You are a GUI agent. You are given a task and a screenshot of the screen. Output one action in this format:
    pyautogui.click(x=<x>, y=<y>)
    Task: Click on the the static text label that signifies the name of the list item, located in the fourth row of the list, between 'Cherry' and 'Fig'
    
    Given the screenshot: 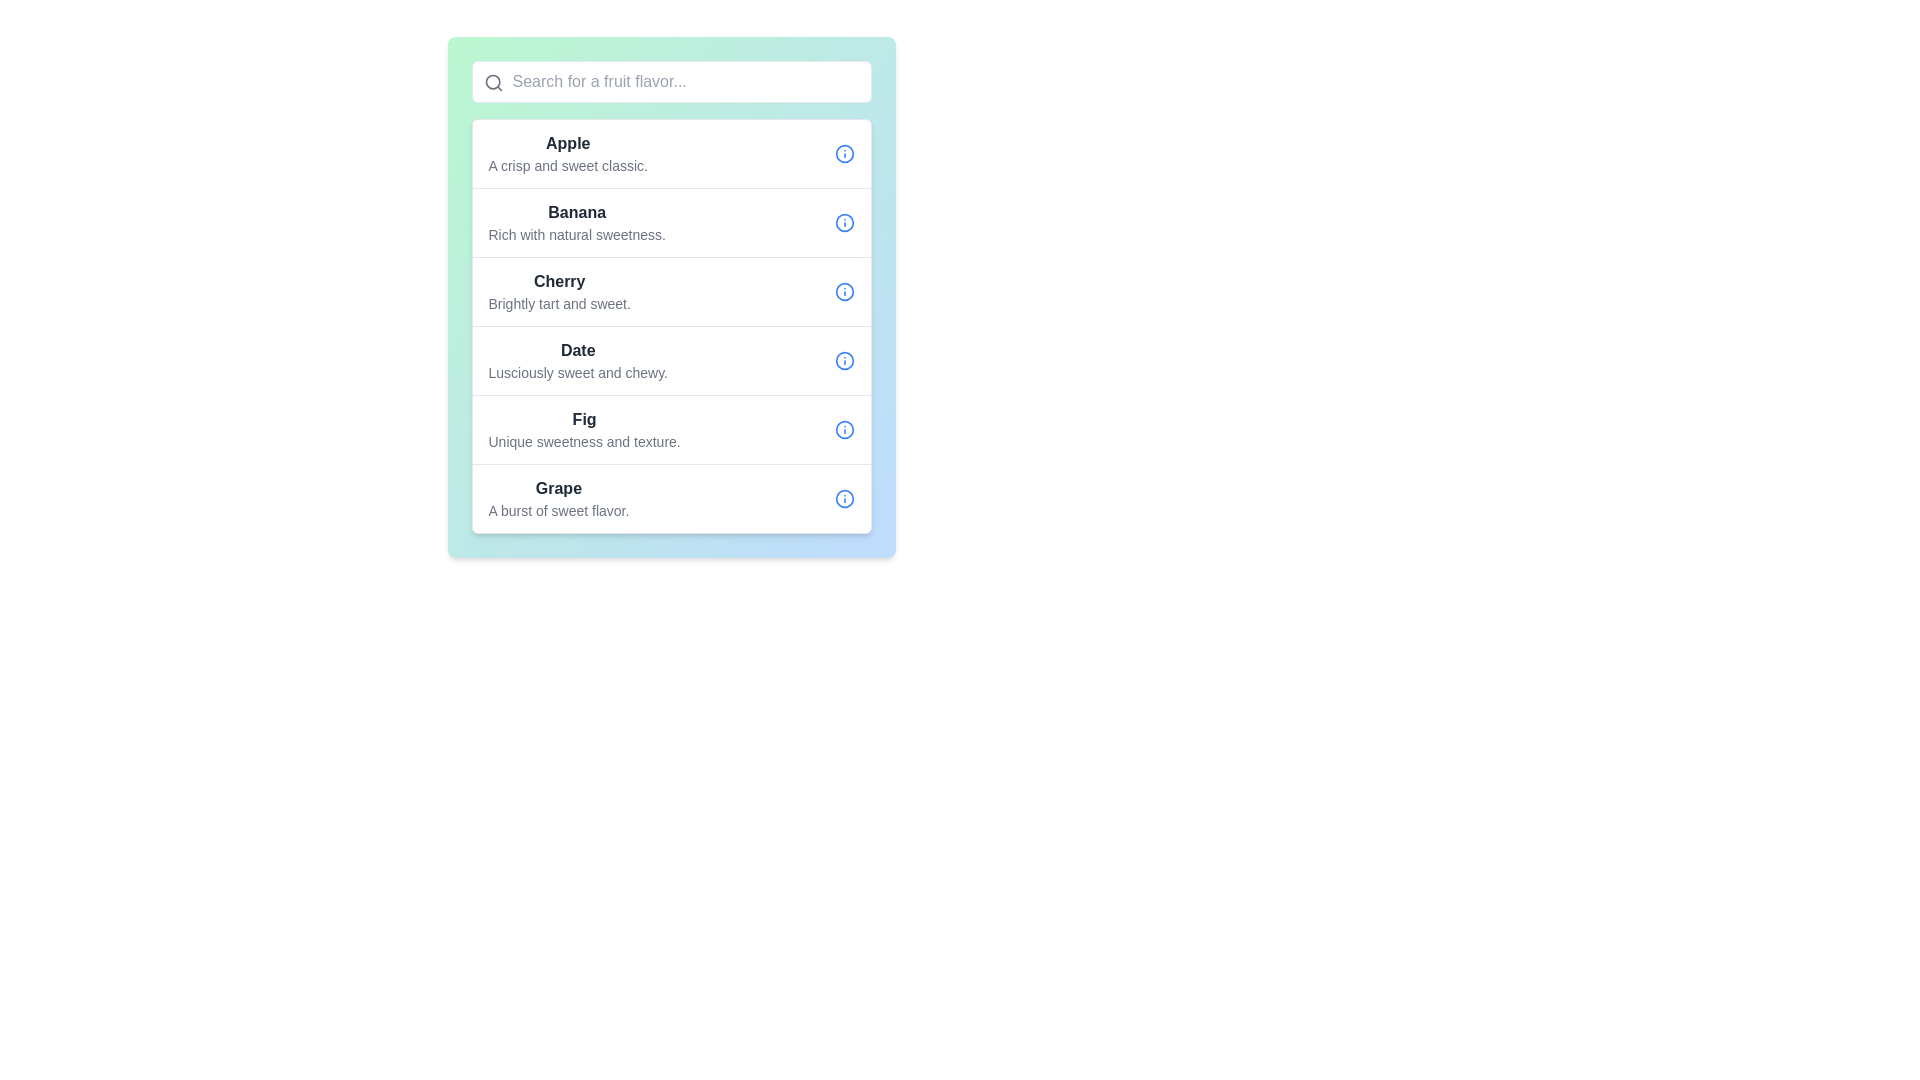 What is the action you would take?
    pyautogui.click(x=577, y=350)
    